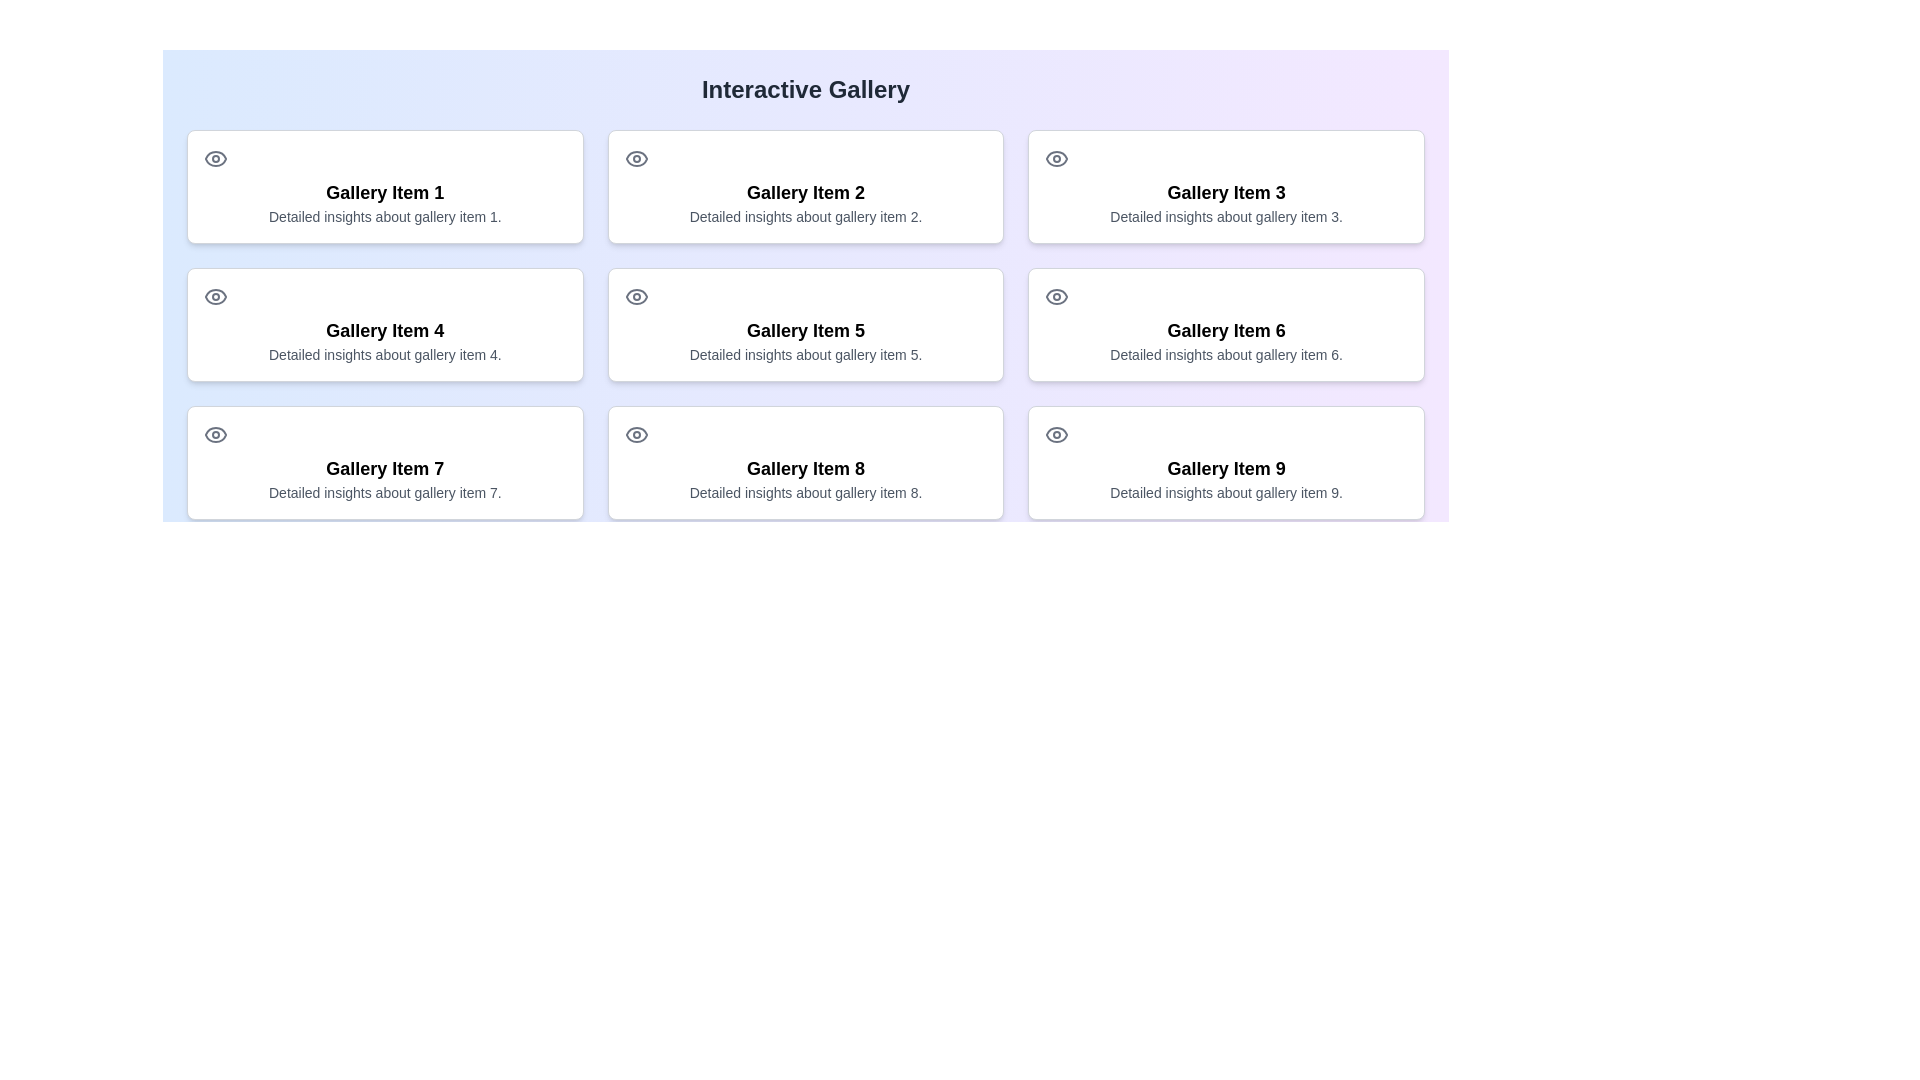 This screenshot has height=1080, width=1920. What do you see at coordinates (1225, 216) in the screenshot?
I see `the text label that reads 'Detailed insights about gallery item 3.' located in the third card of the first row of a 3x3 grid layout, beneath the title 'Gallery Item 3'` at bounding box center [1225, 216].